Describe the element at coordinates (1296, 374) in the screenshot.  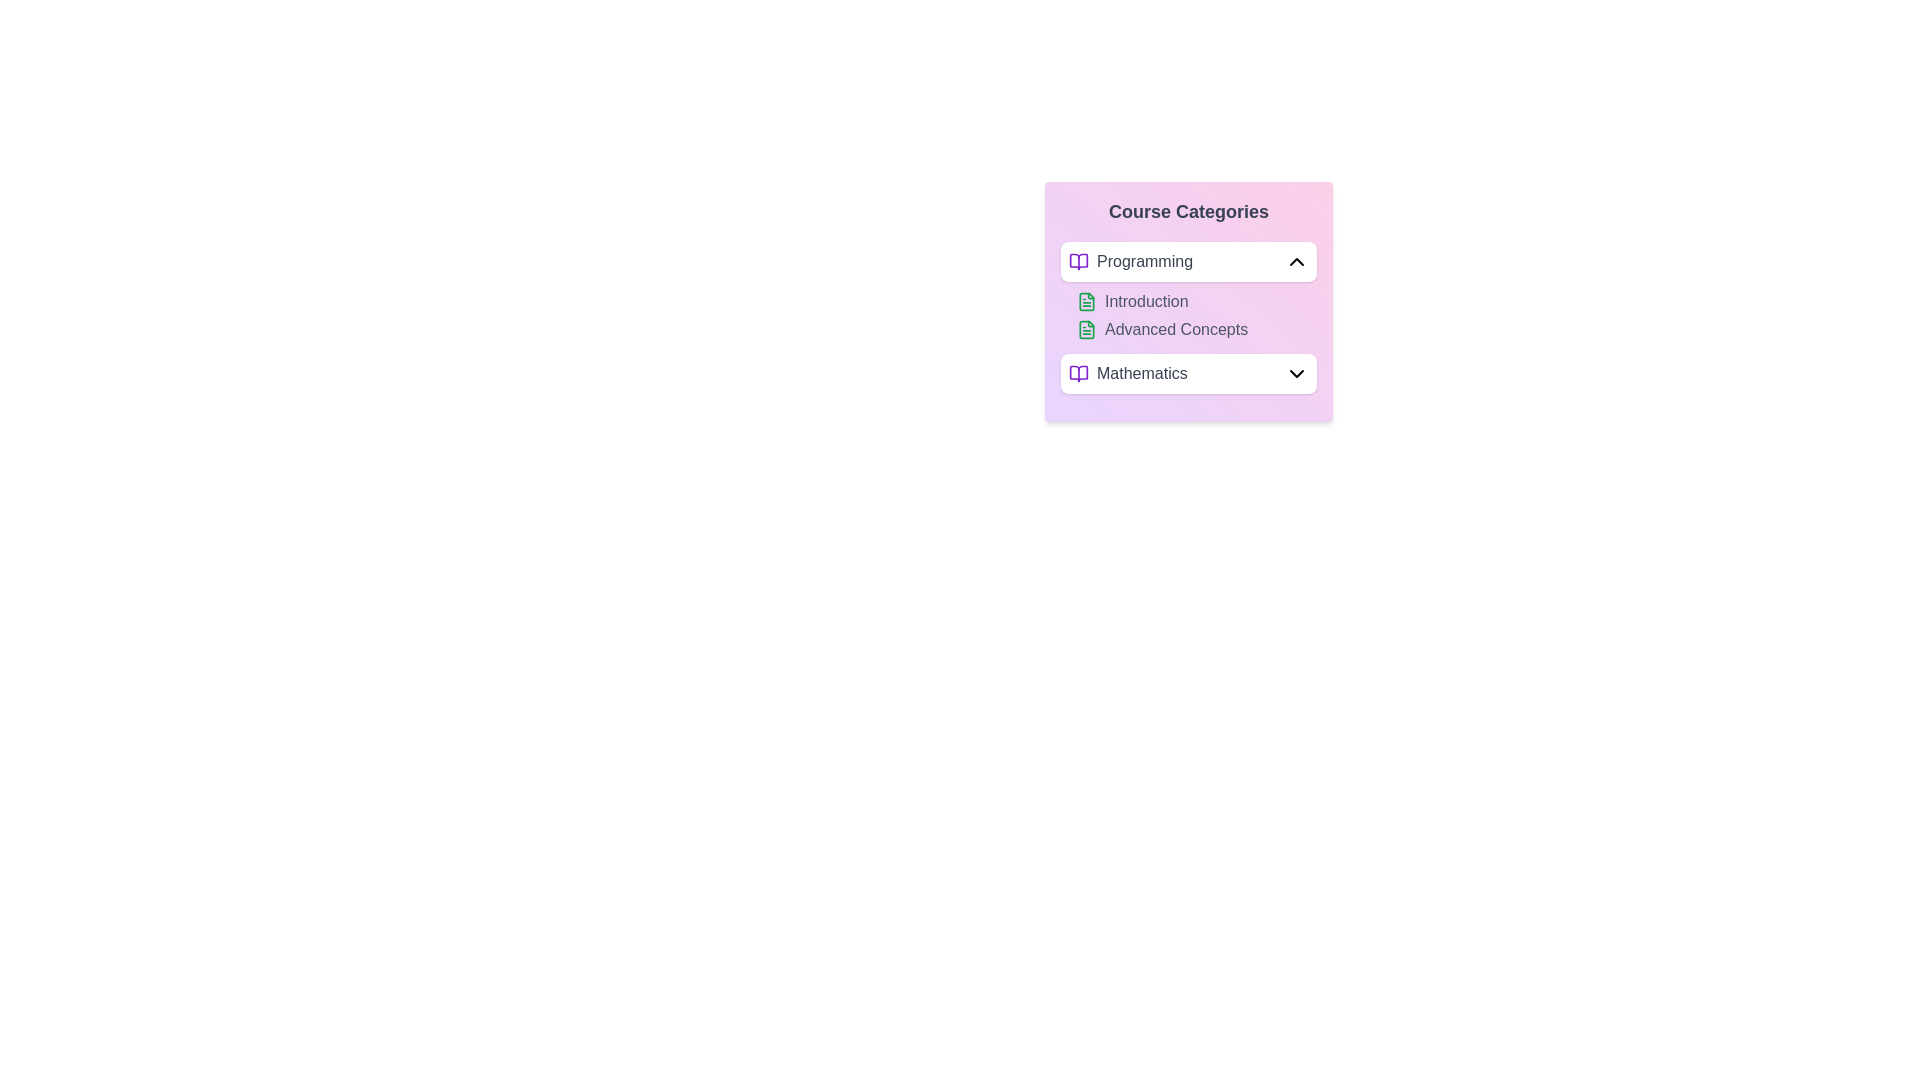
I see `the toggle button of the category Mathematics to expand or collapse it` at that location.